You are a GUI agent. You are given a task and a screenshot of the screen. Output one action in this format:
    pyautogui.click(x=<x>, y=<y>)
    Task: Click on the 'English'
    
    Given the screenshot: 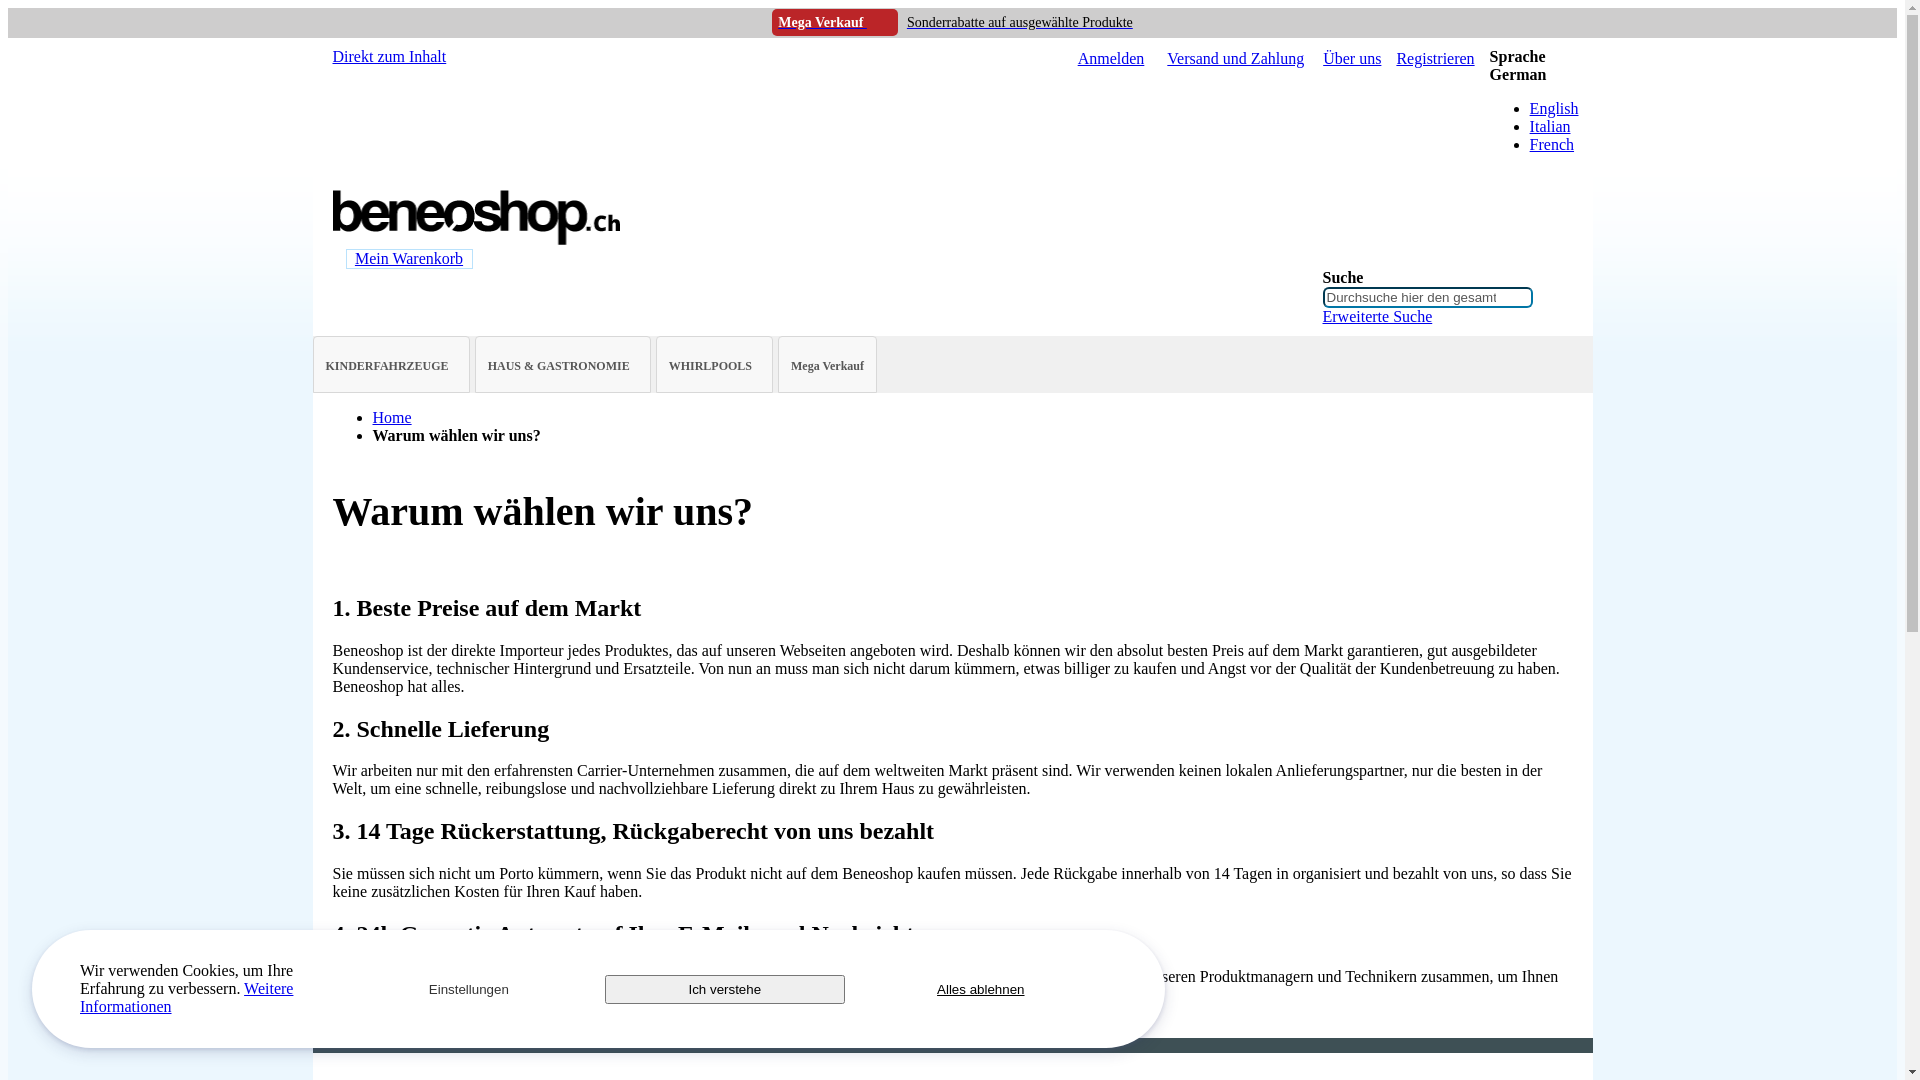 What is the action you would take?
    pyautogui.click(x=1553, y=108)
    